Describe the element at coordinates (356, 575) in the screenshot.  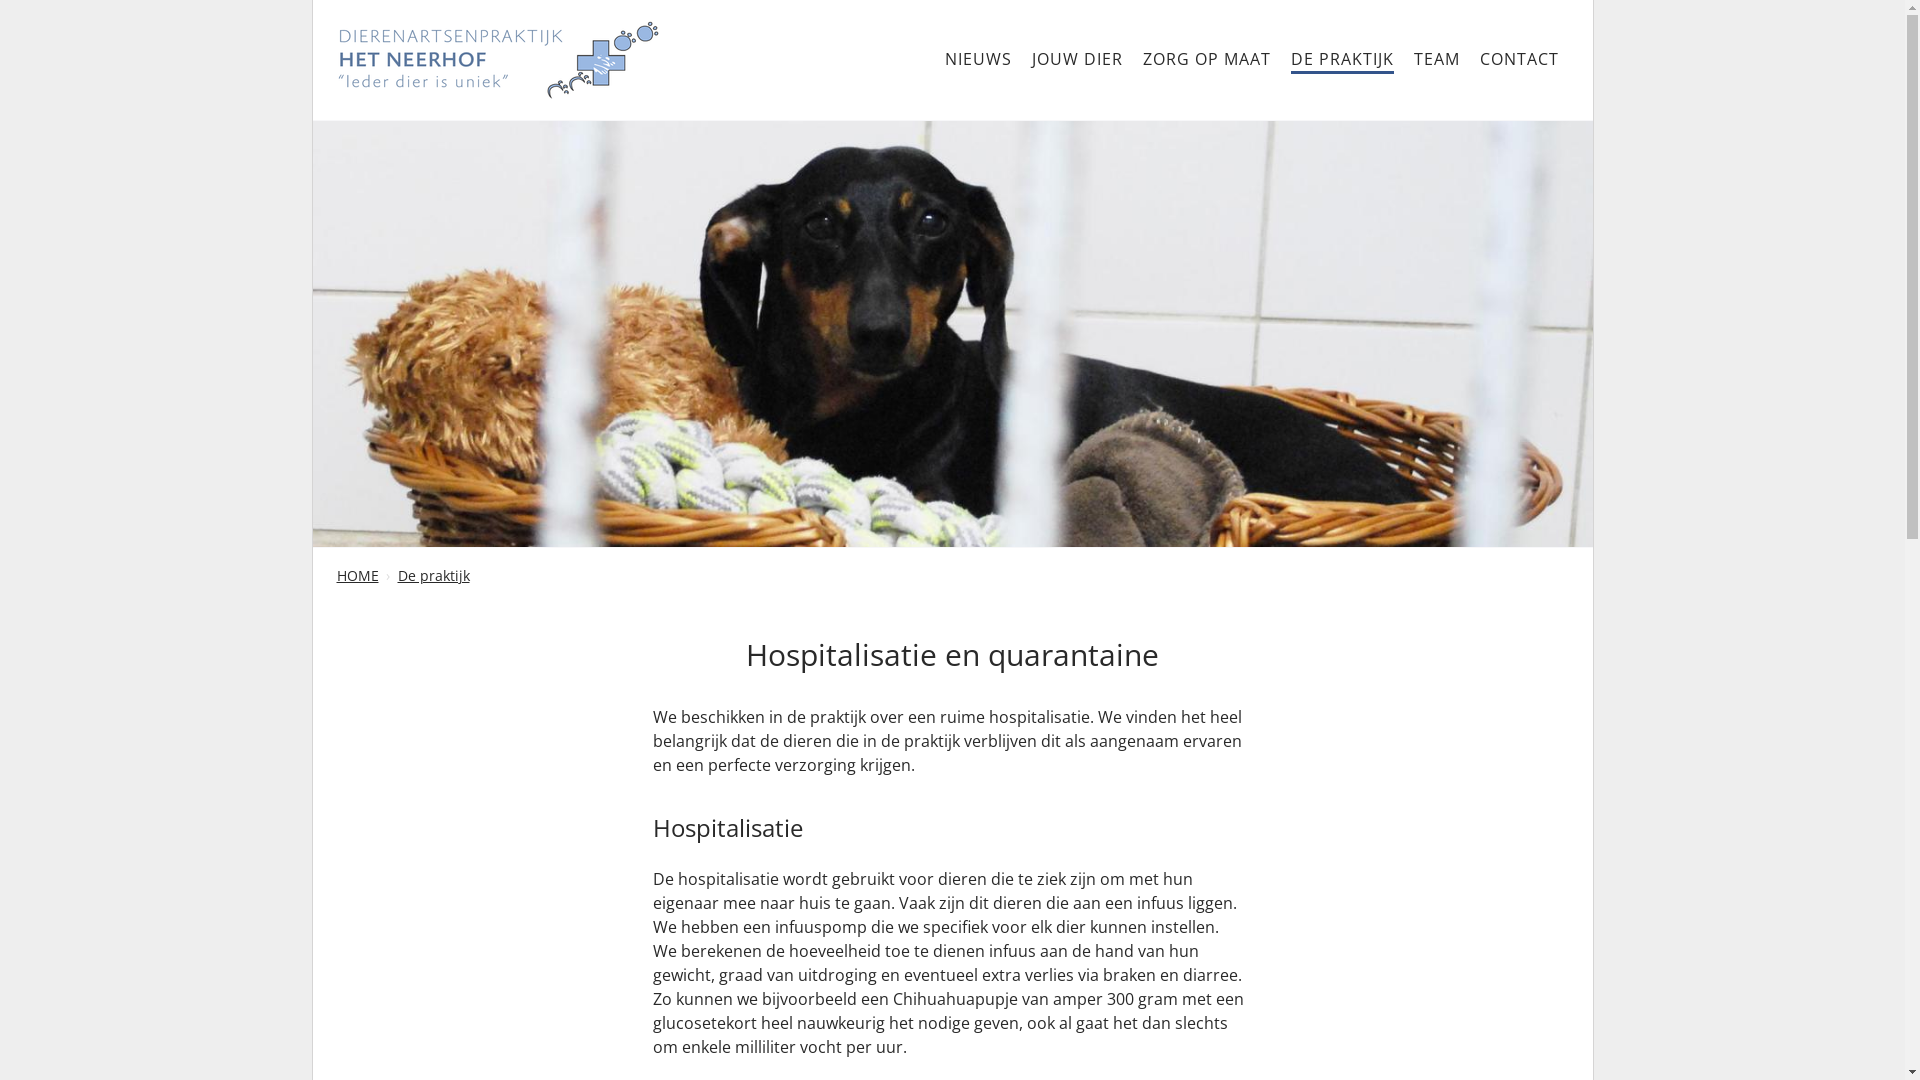
I see `'HOME'` at that location.